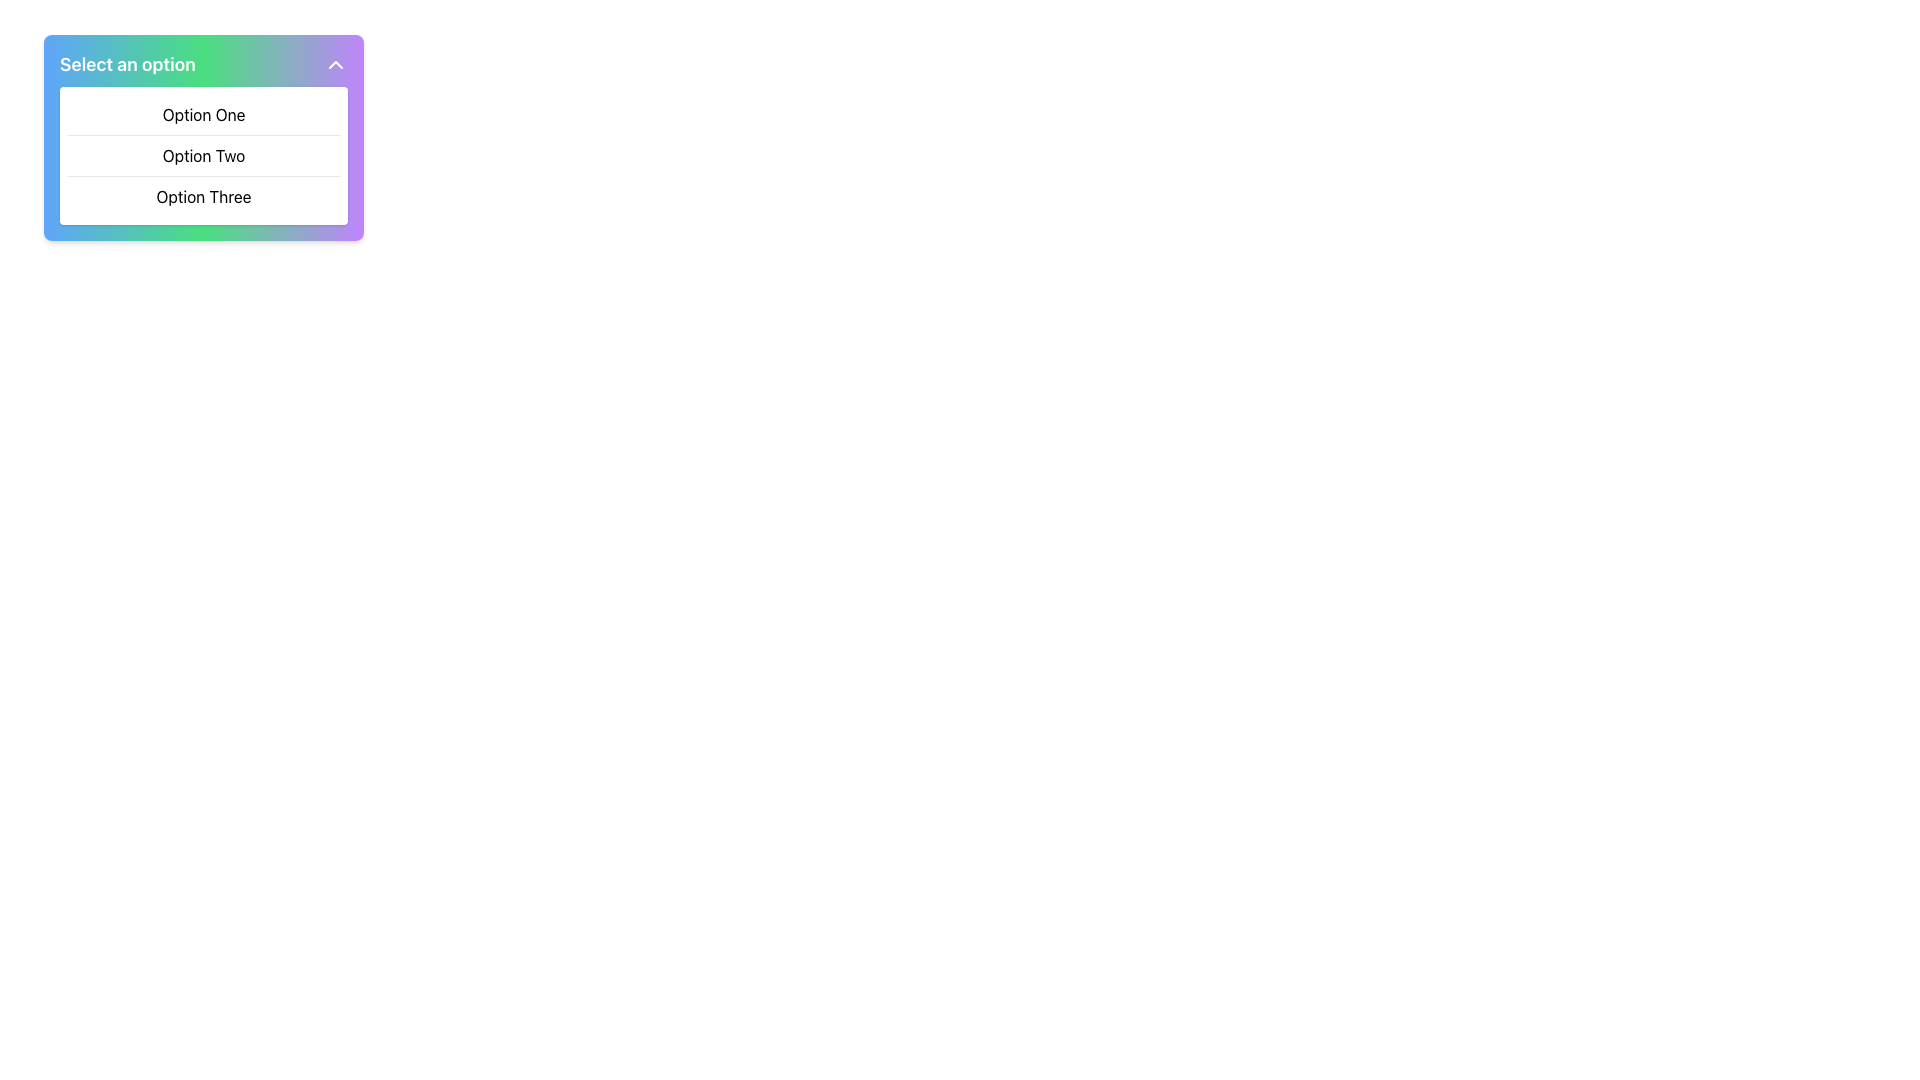 This screenshot has width=1920, height=1080. Describe the element at coordinates (203, 154) in the screenshot. I see `the dropdown menu located at the center of the bounding box` at that location.